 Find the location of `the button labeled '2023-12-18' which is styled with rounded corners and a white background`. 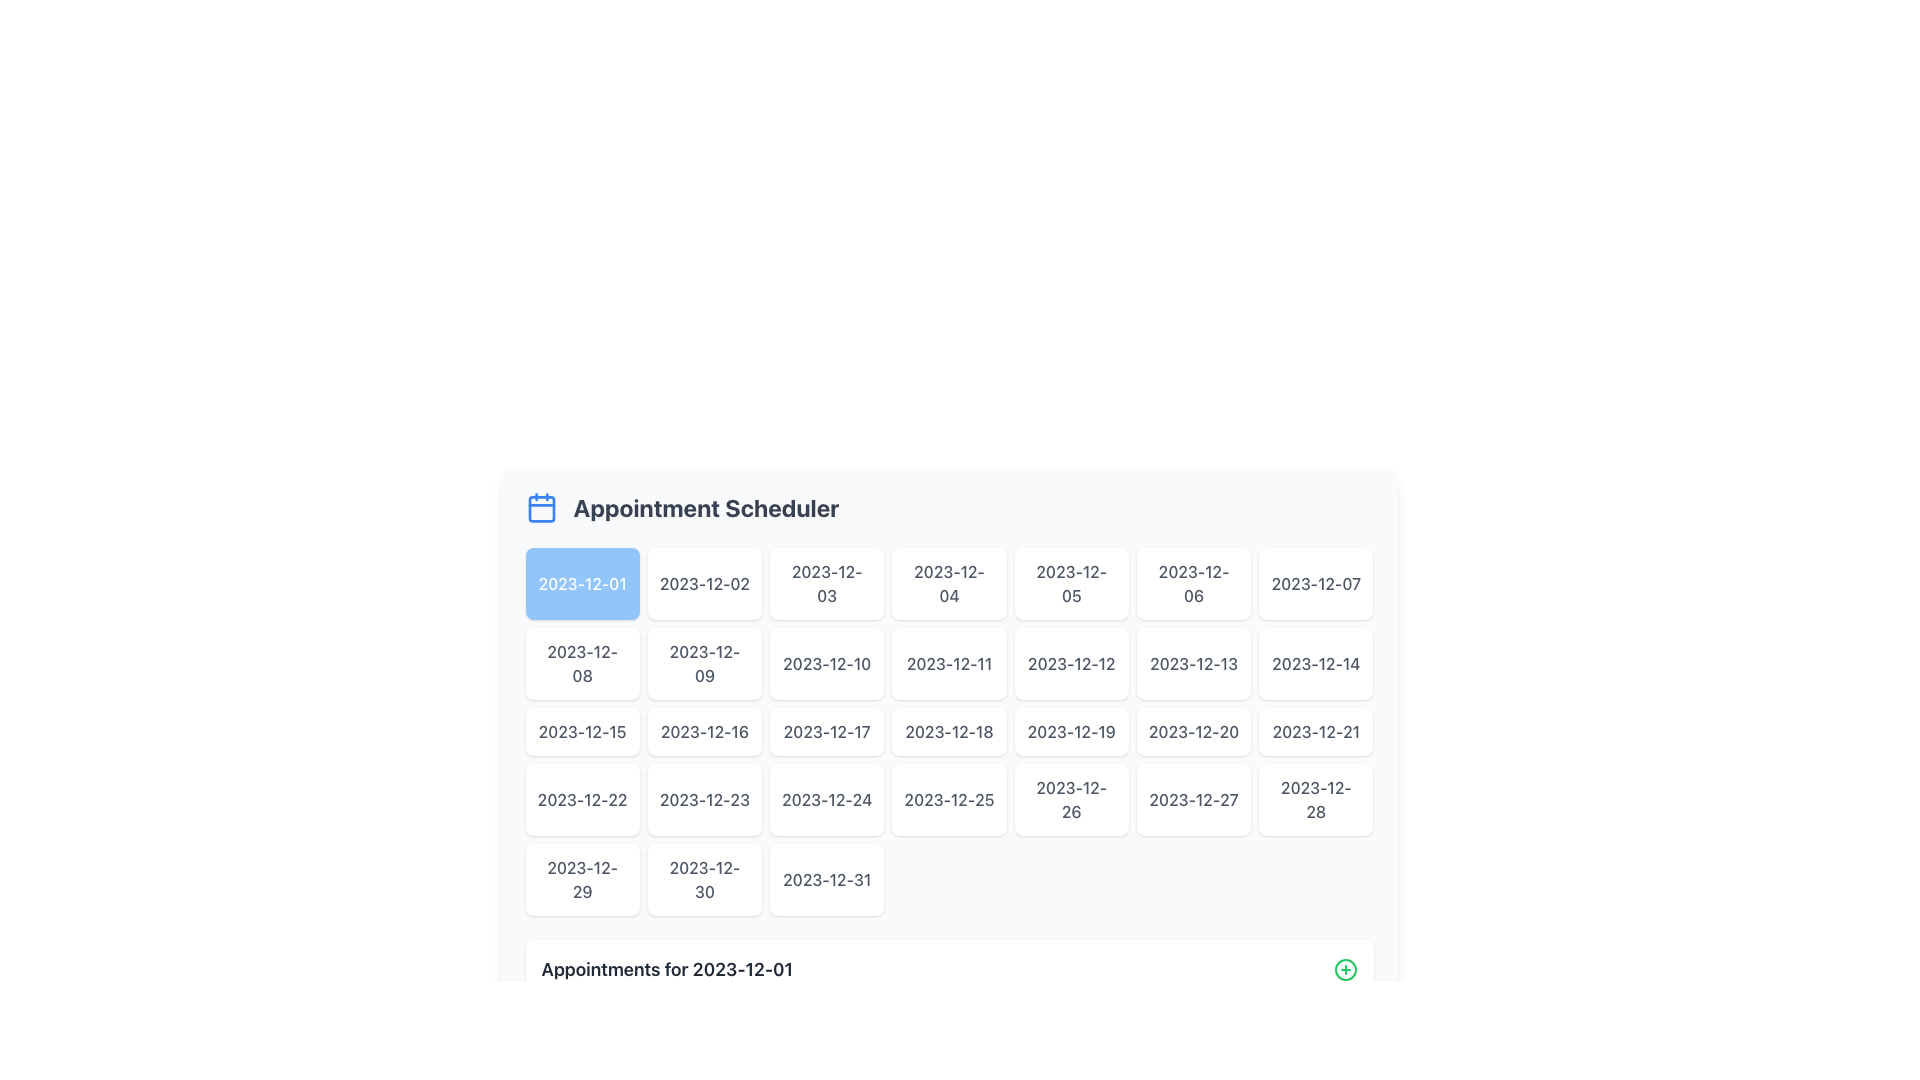

the button labeled '2023-12-18' which is styled with rounded corners and a white background is located at coordinates (948, 732).